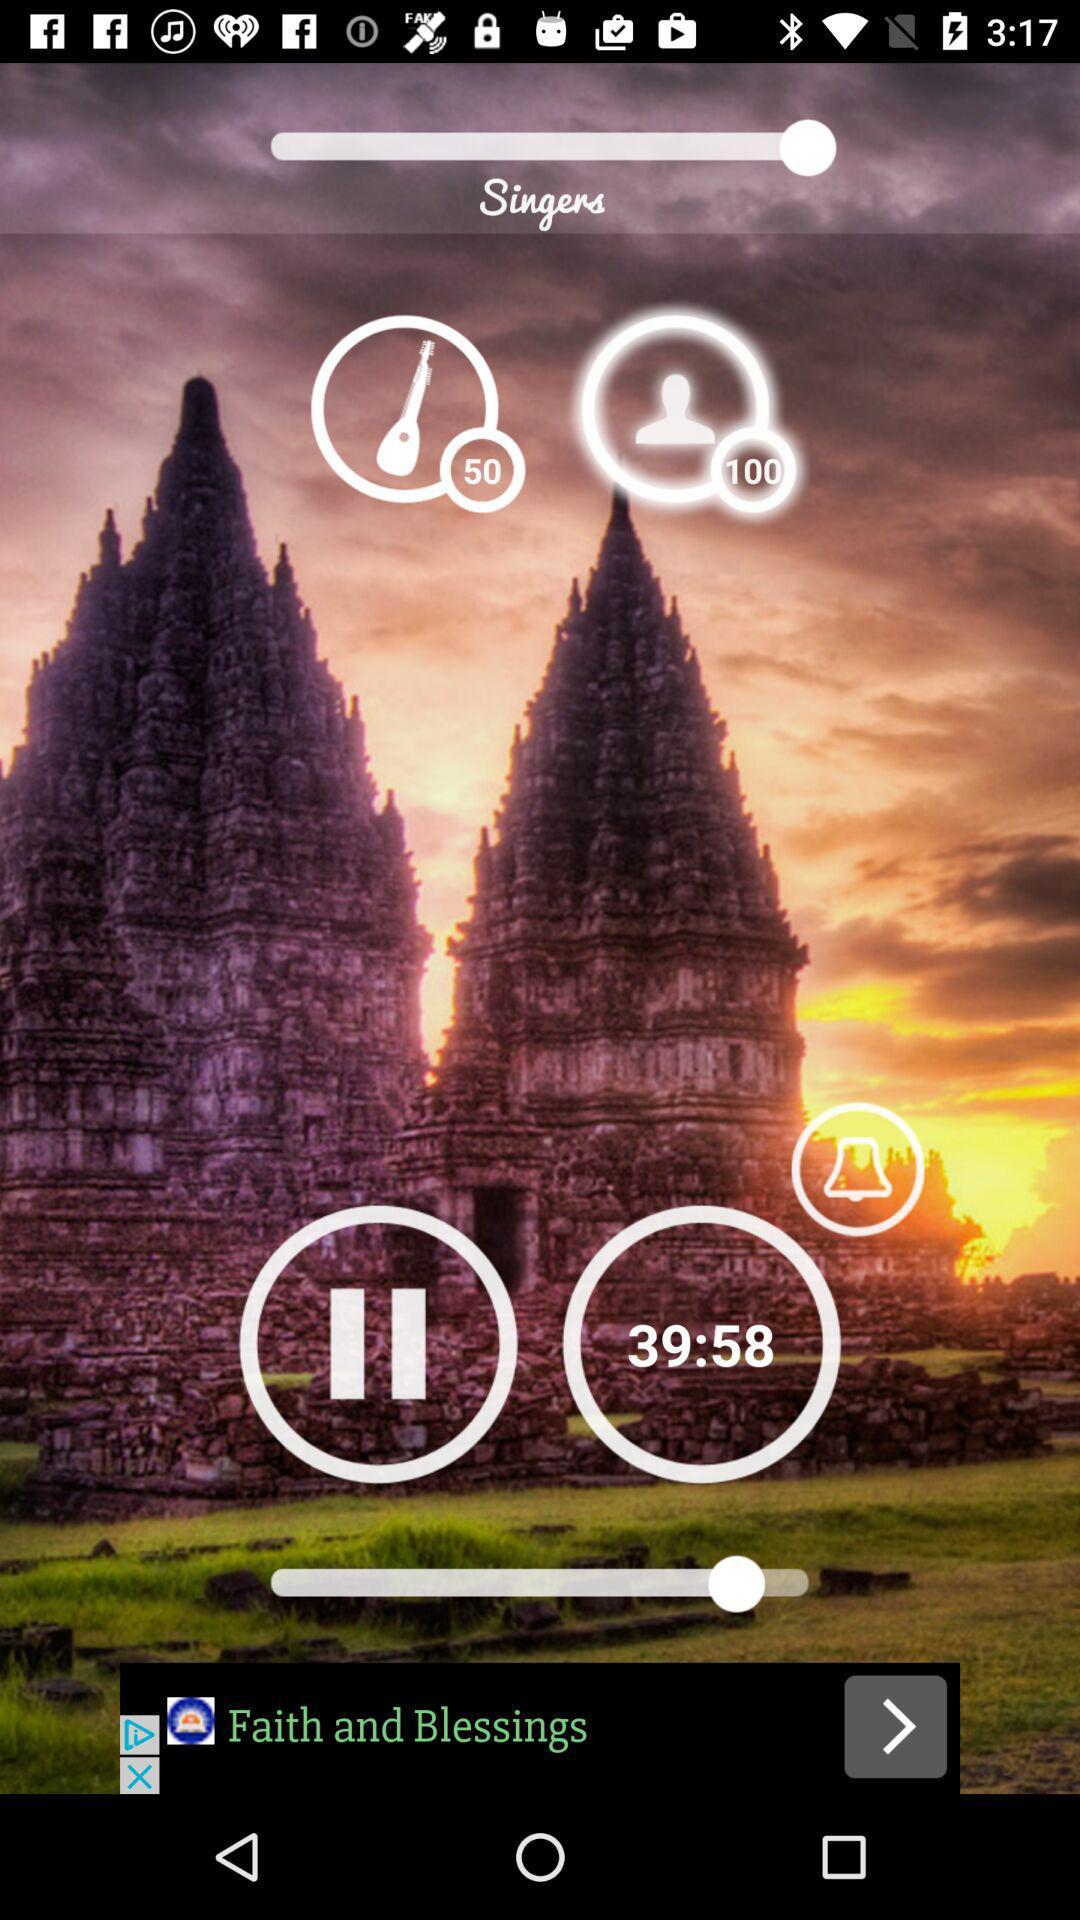 The image size is (1080, 1920). I want to click on an option, so click(675, 407).